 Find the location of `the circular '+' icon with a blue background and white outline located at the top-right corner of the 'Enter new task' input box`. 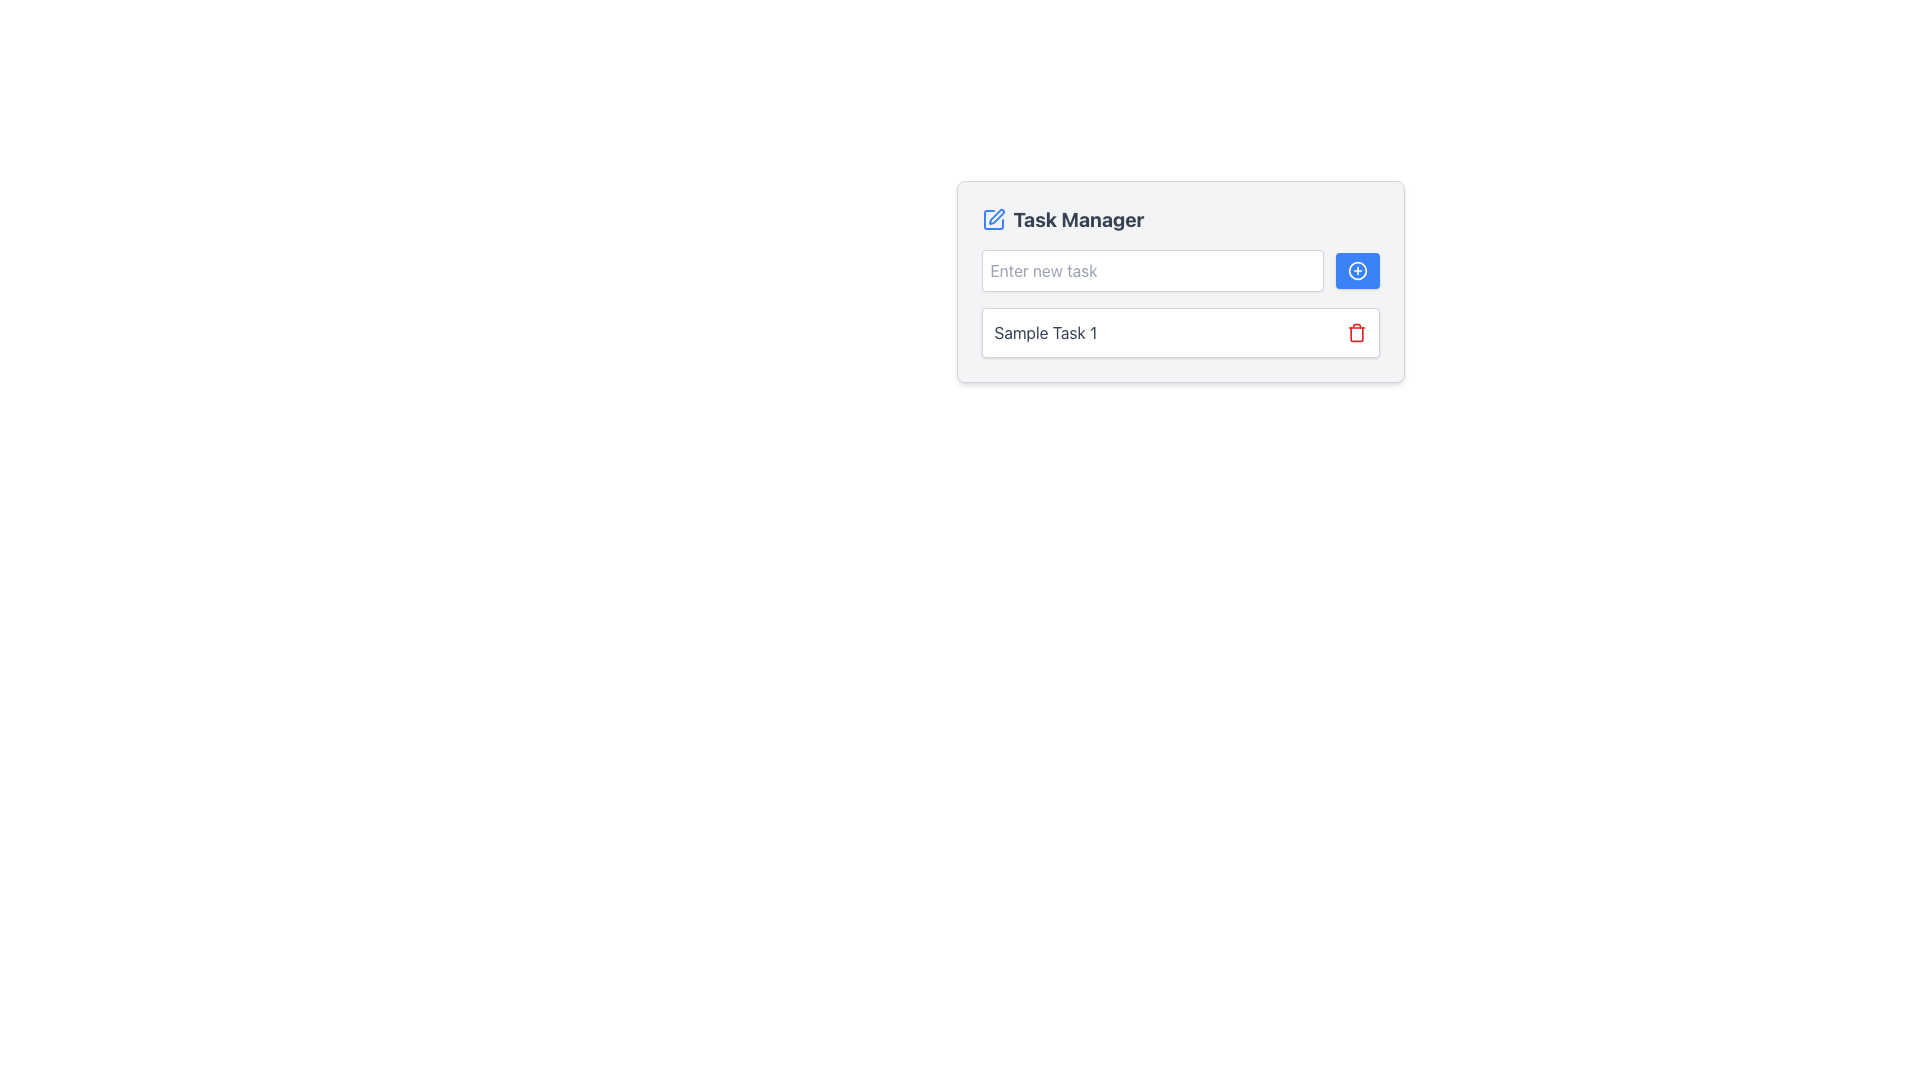

the circular '+' icon with a blue background and white outline located at the top-right corner of the 'Enter new task' input box is located at coordinates (1357, 270).